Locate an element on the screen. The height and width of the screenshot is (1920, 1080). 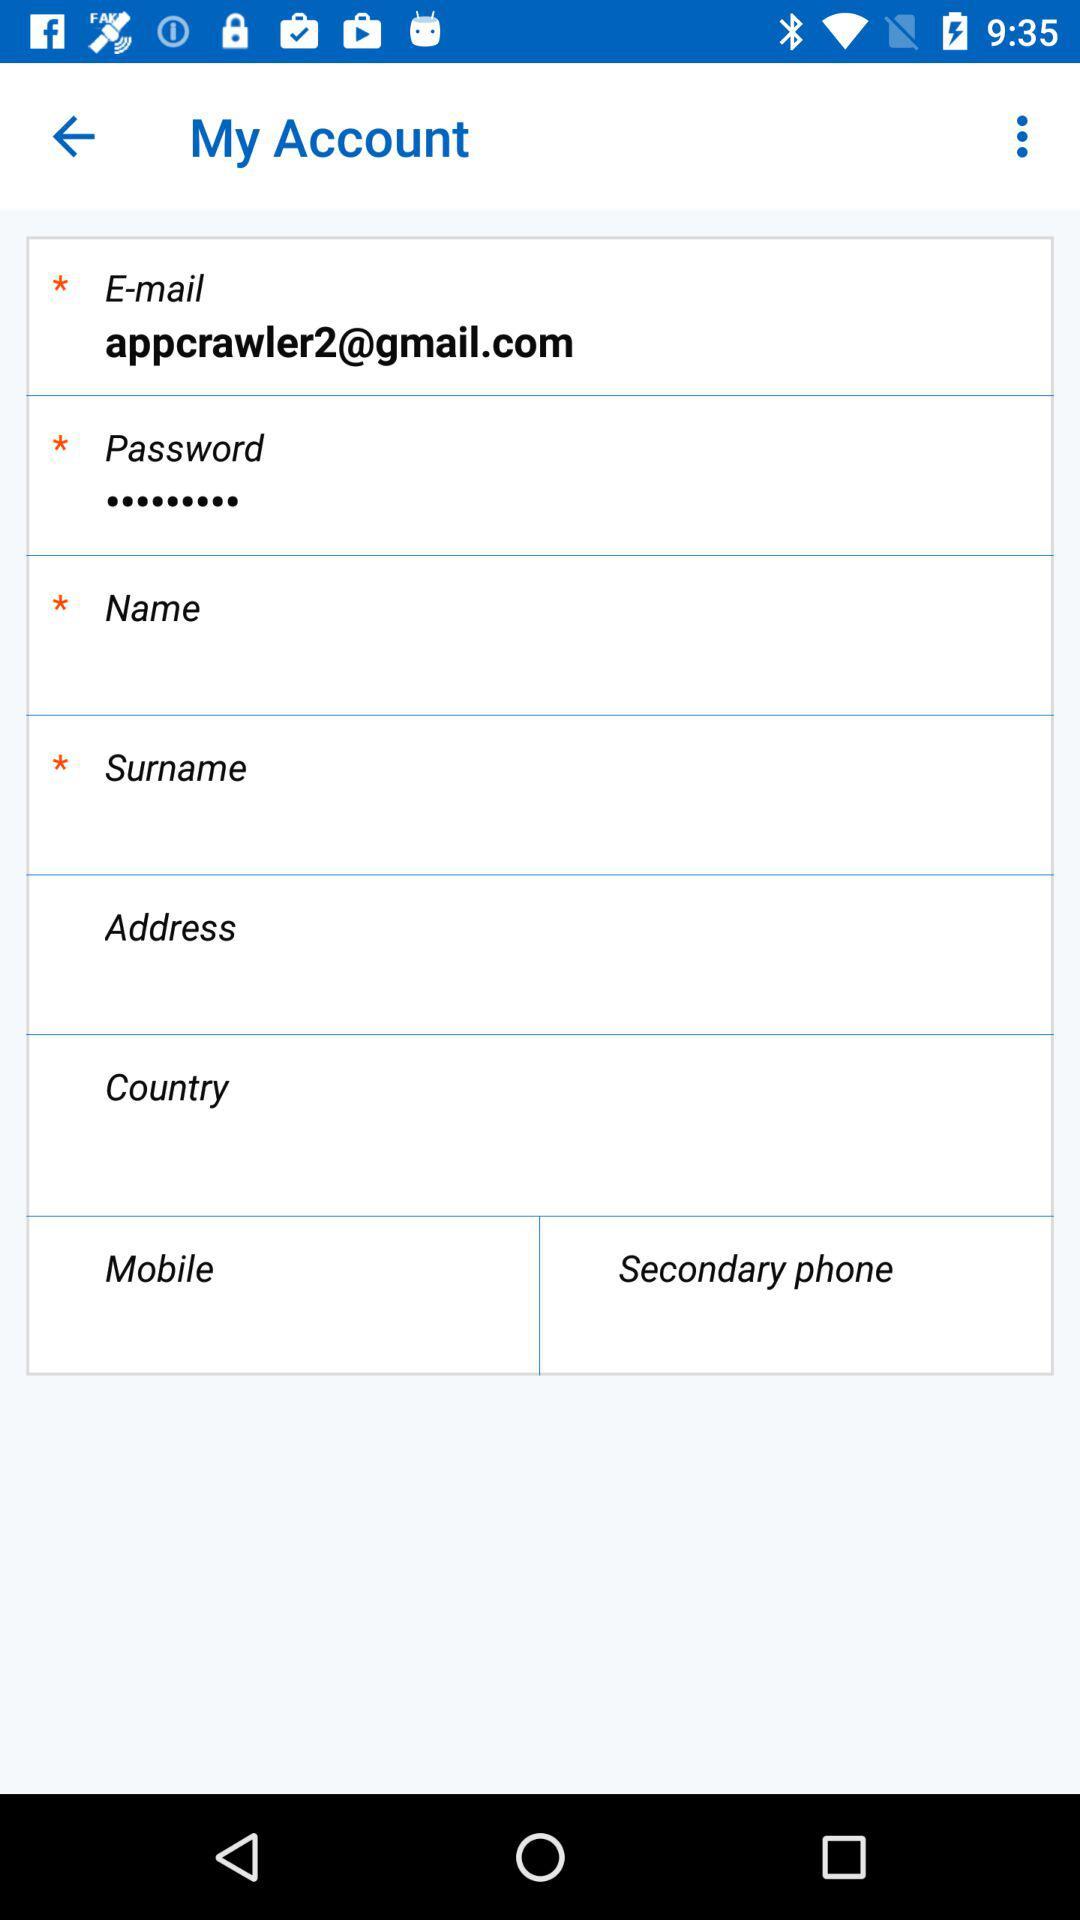
the app next to the my account app is located at coordinates (72, 135).